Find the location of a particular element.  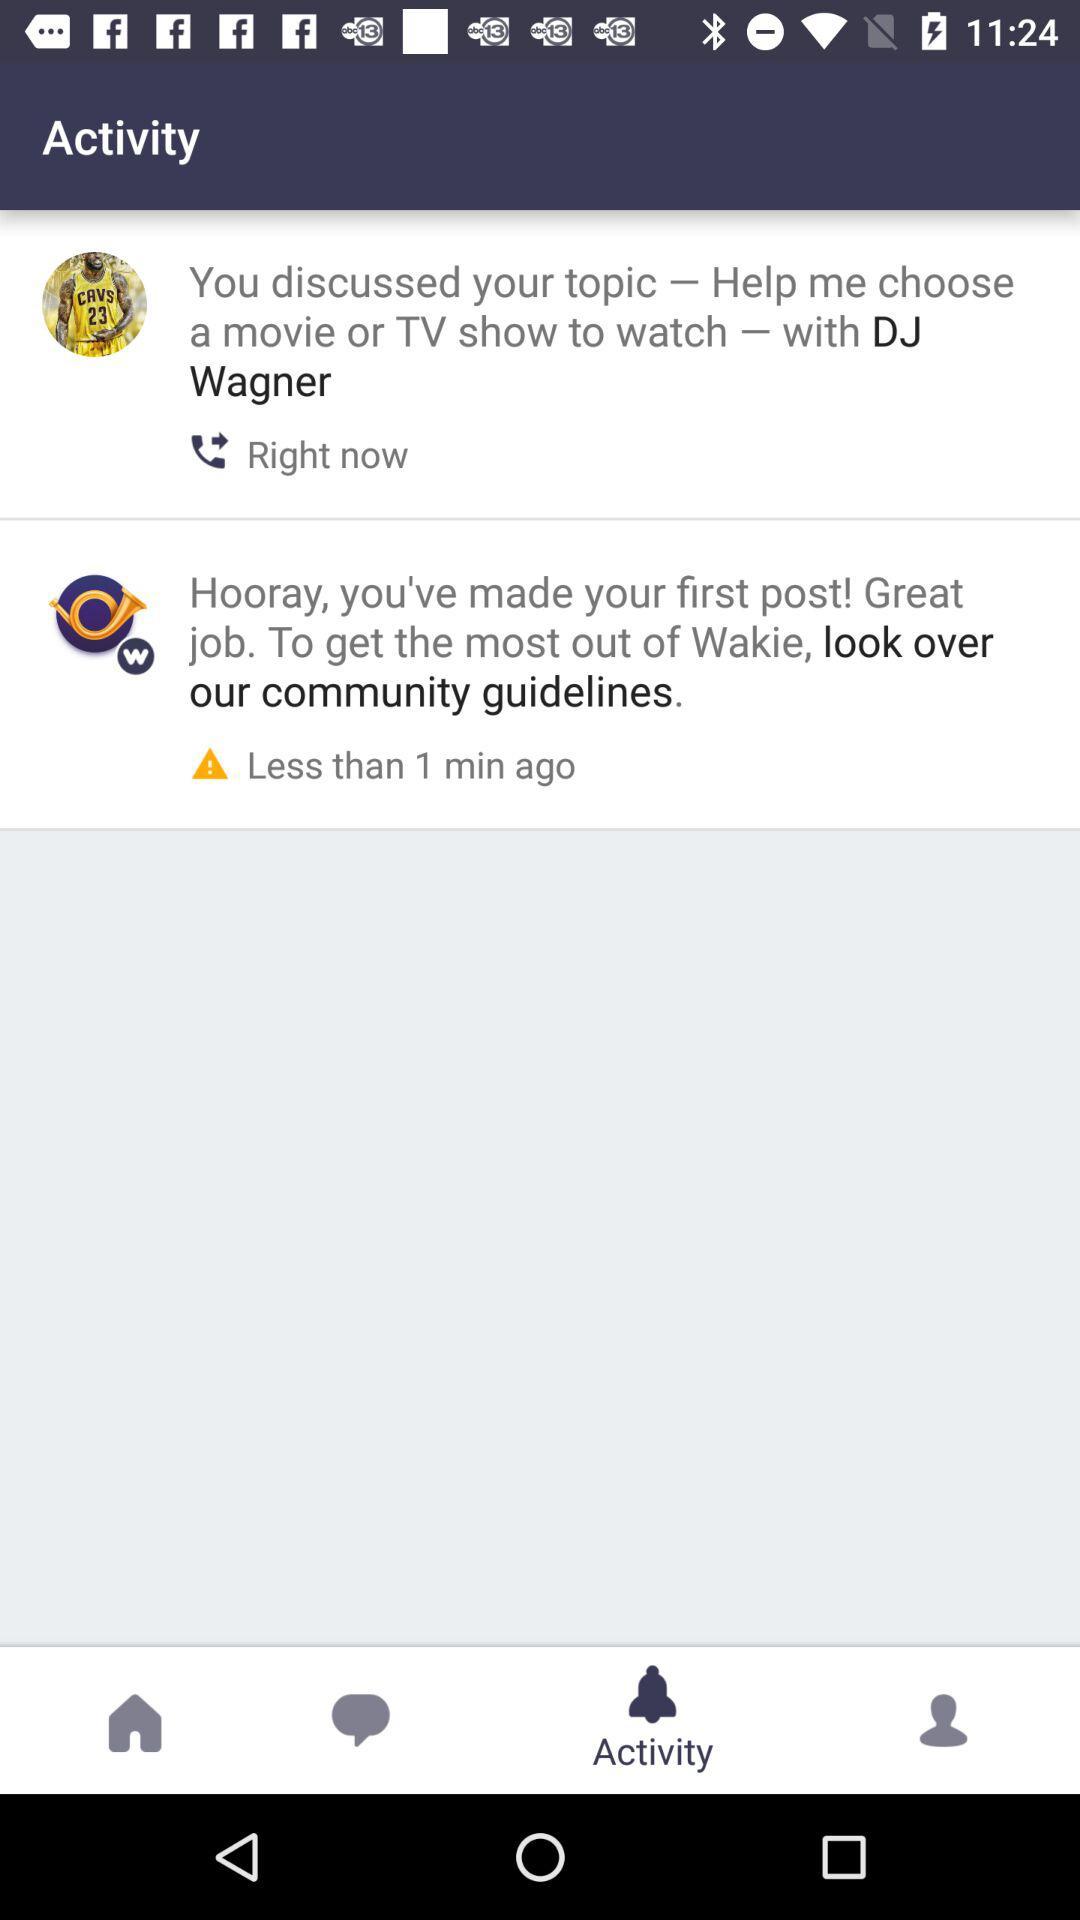

website is located at coordinates (94, 613).